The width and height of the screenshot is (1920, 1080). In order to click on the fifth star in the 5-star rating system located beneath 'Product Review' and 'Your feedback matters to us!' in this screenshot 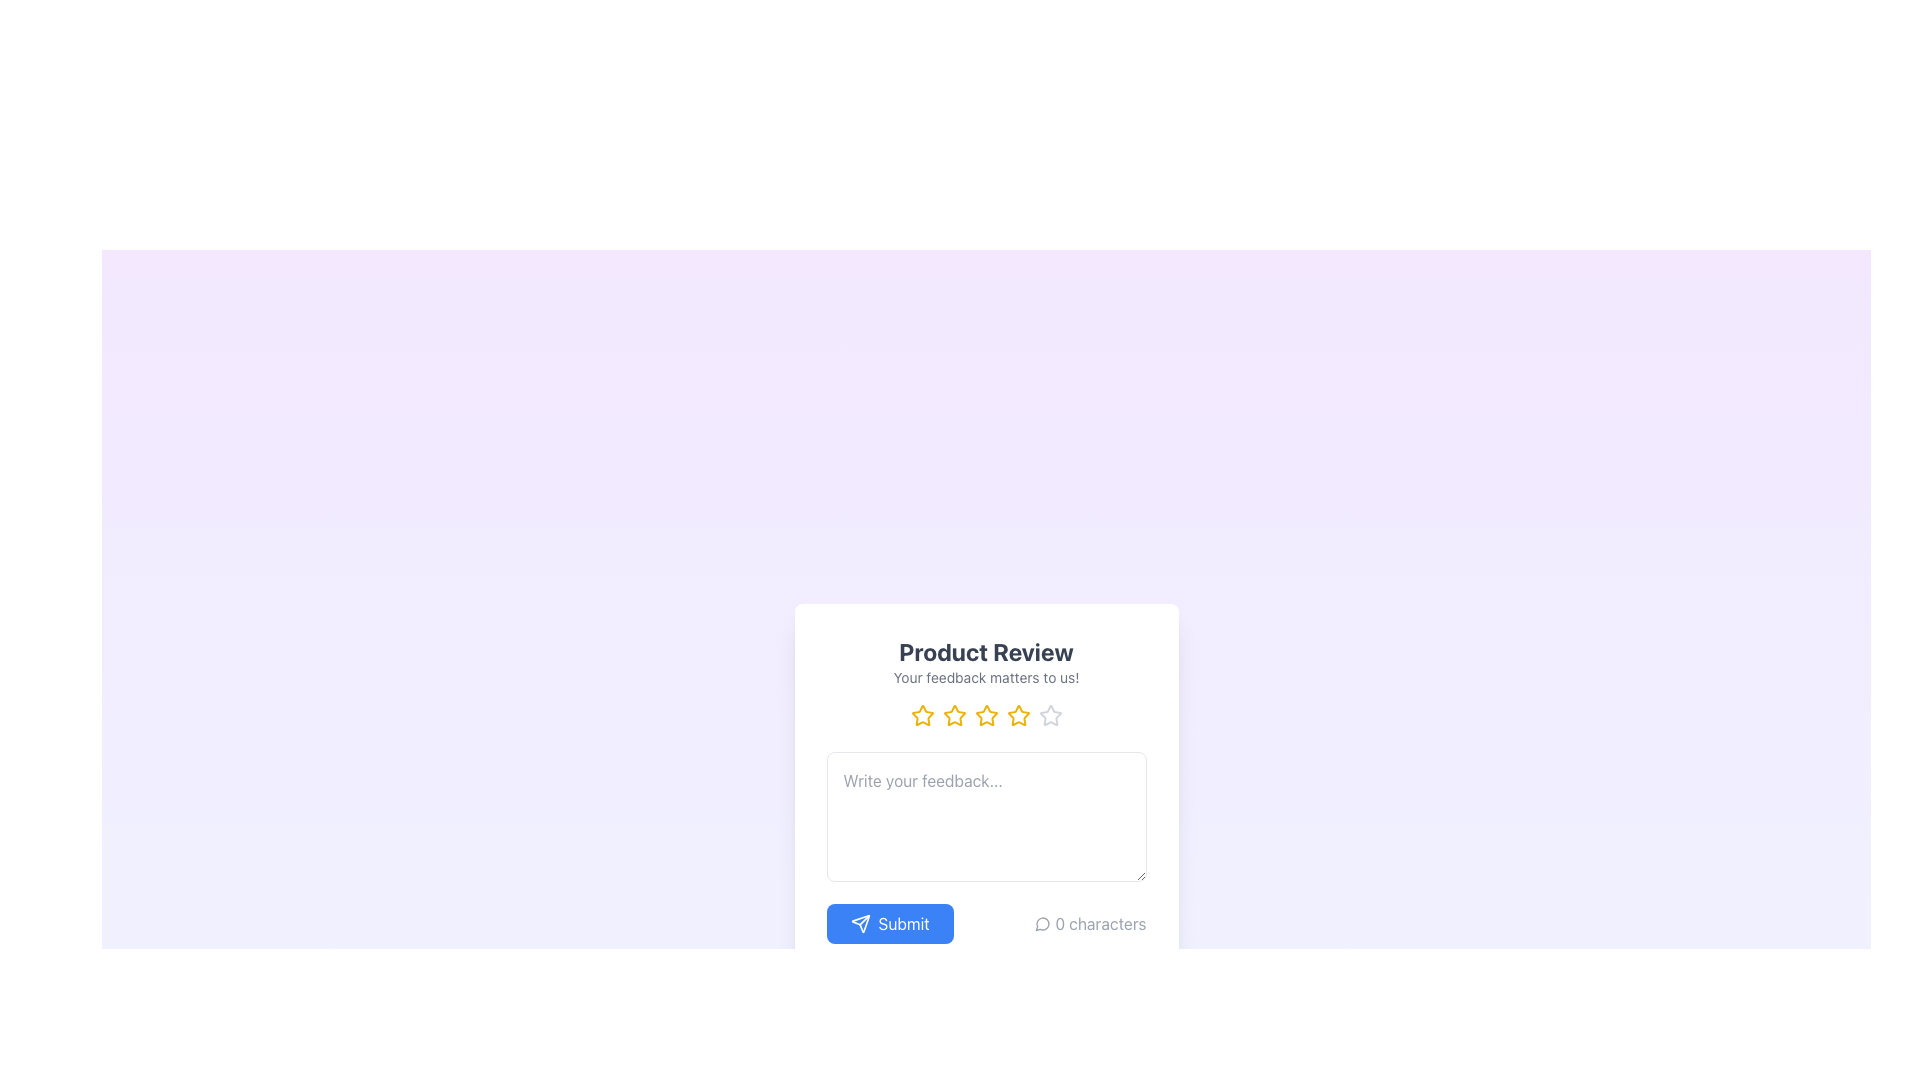, I will do `click(1049, 715)`.